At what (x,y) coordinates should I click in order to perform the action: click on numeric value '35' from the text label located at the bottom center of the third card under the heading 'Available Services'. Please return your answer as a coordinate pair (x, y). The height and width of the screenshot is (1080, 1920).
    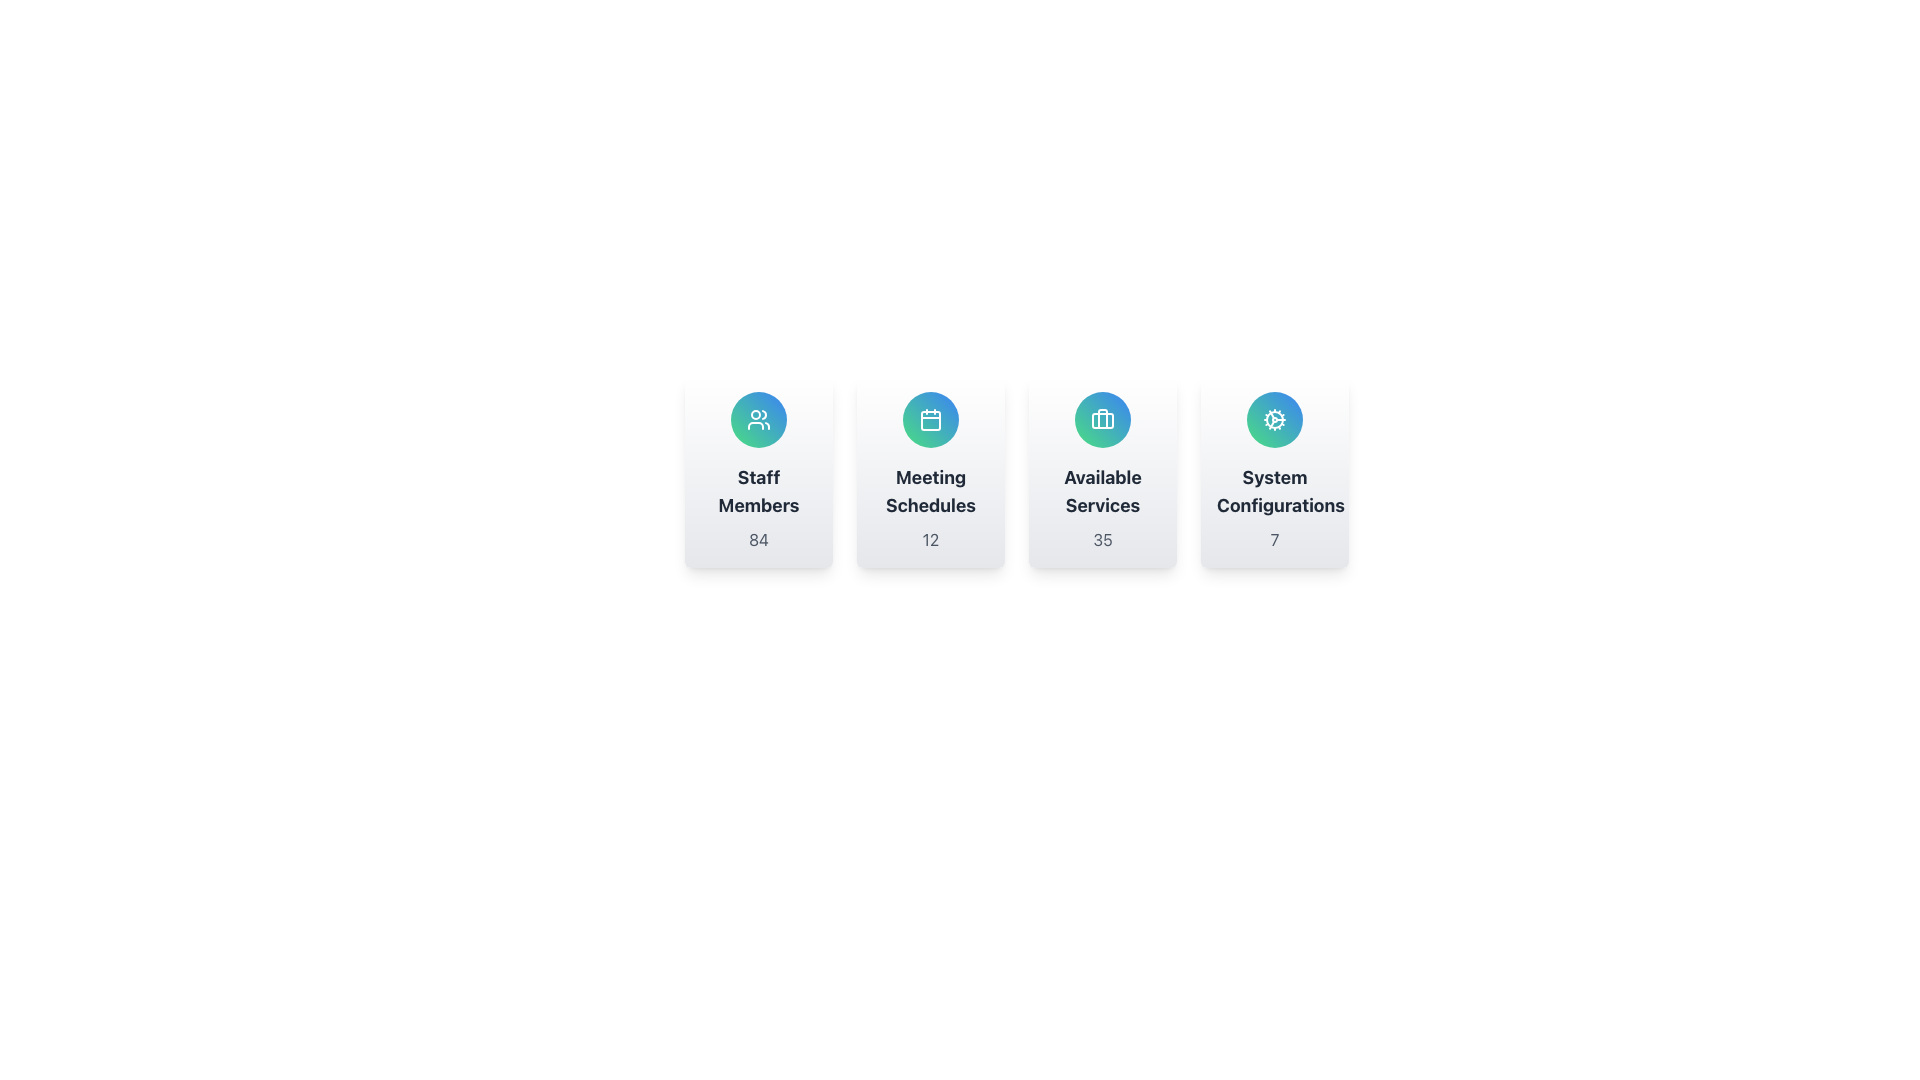
    Looking at the image, I should click on (1102, 540).